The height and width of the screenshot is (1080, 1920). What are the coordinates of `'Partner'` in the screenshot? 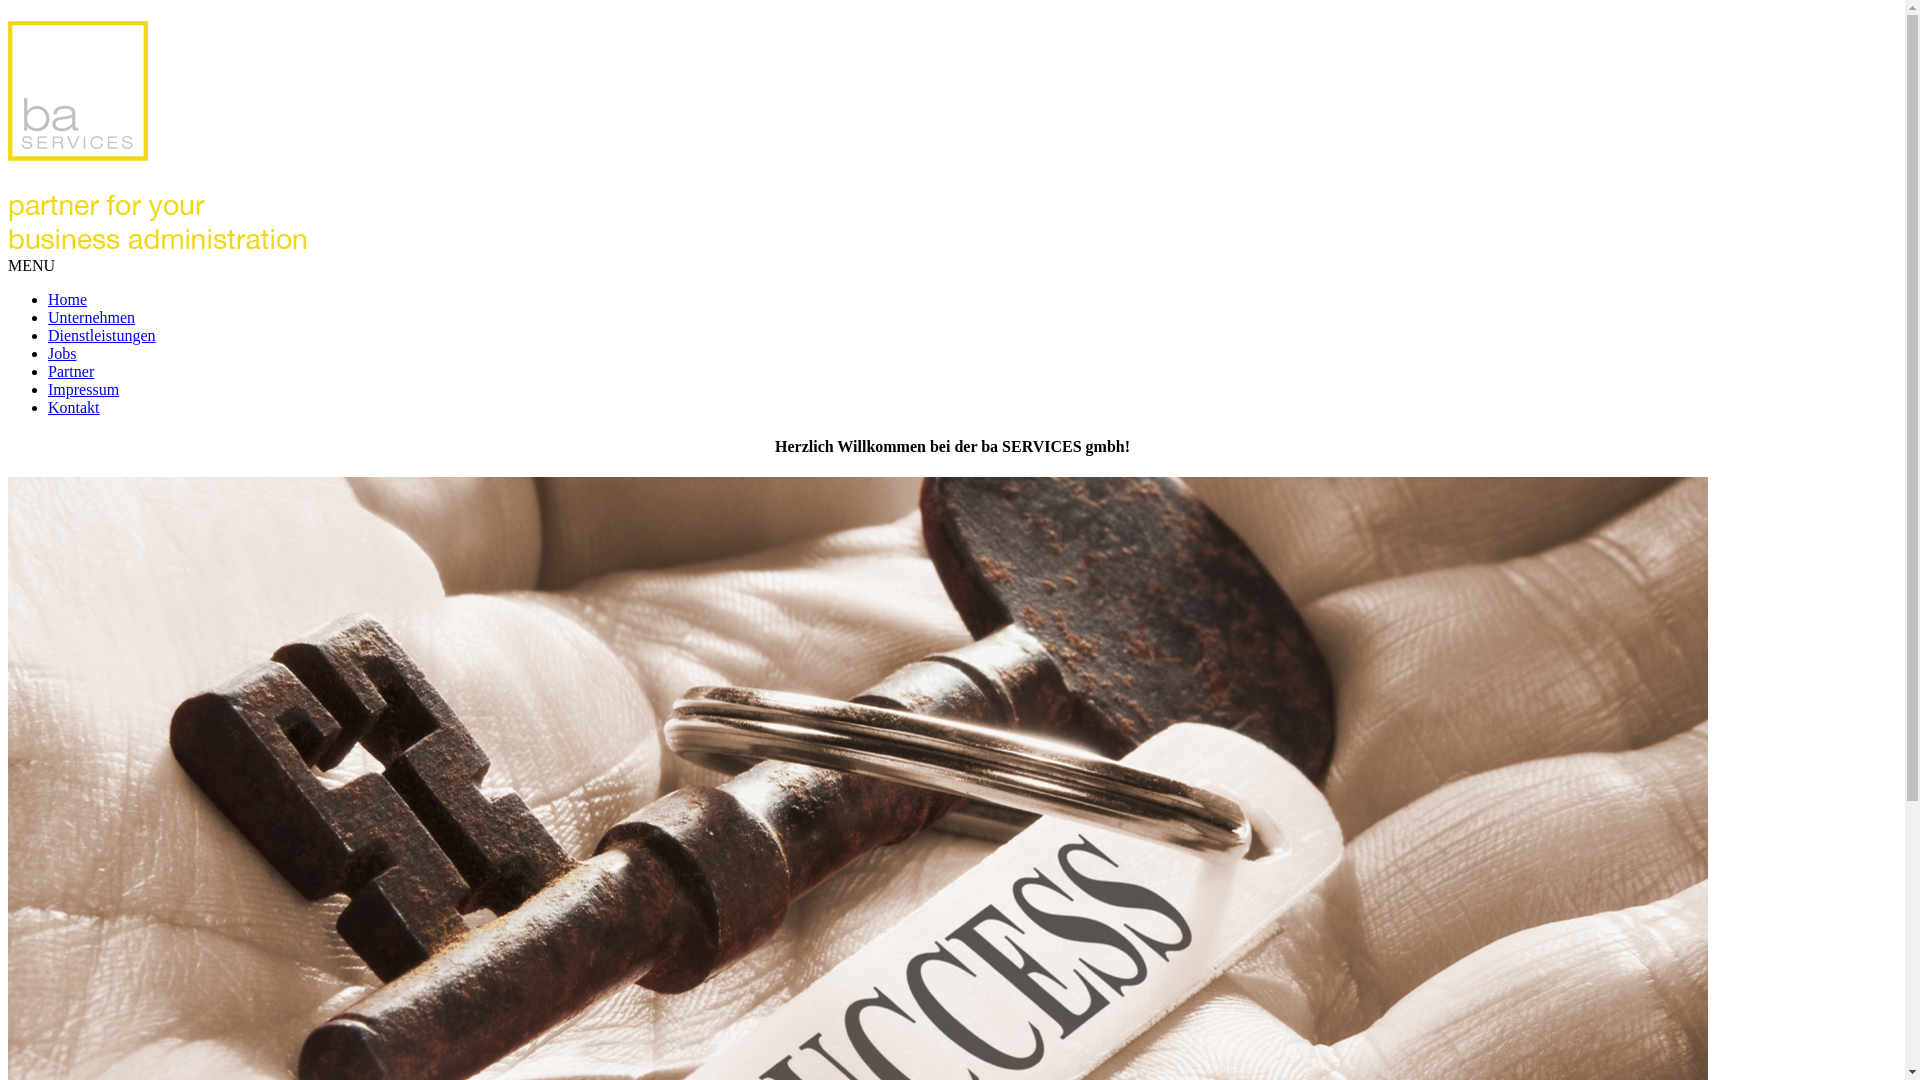 It's located at (71, 371).